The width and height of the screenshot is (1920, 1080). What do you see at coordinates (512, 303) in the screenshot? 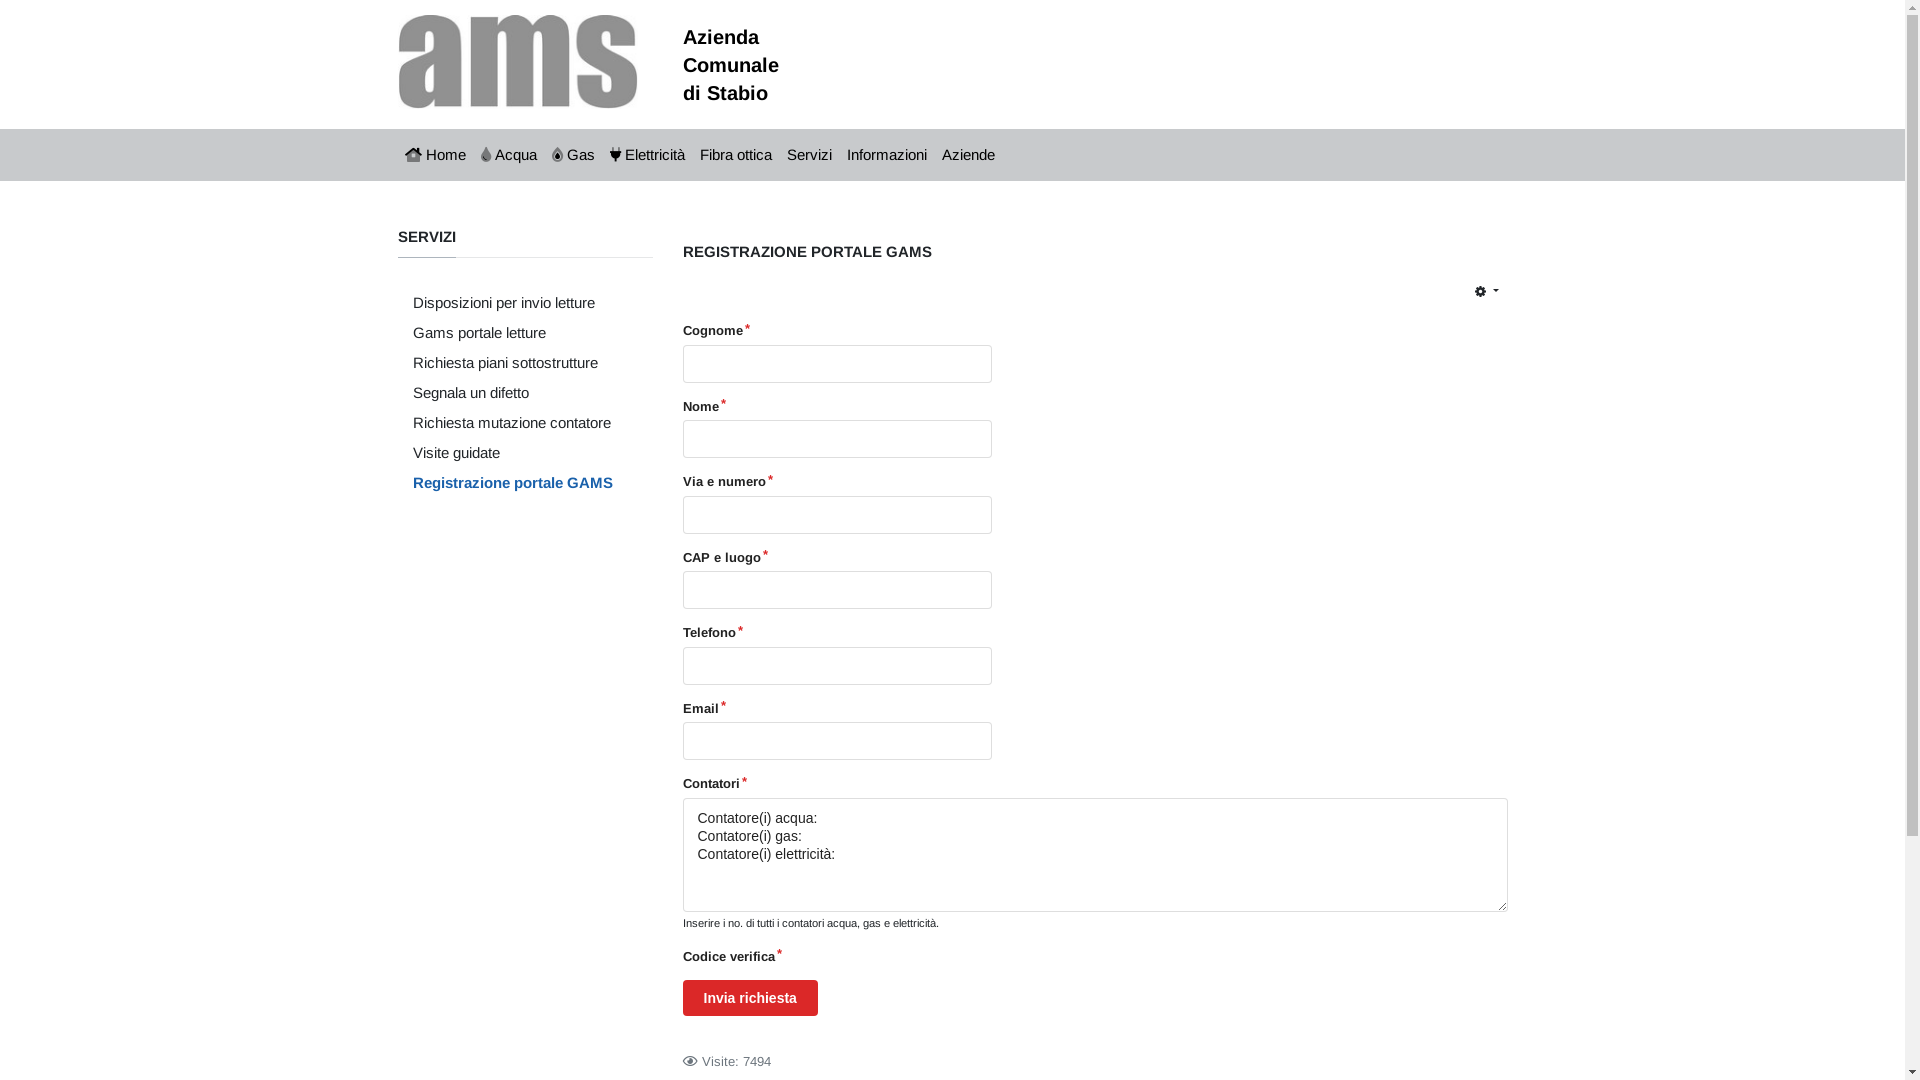
I see `'Disposizioni per invio letture'` at bounding box center [512, 303].